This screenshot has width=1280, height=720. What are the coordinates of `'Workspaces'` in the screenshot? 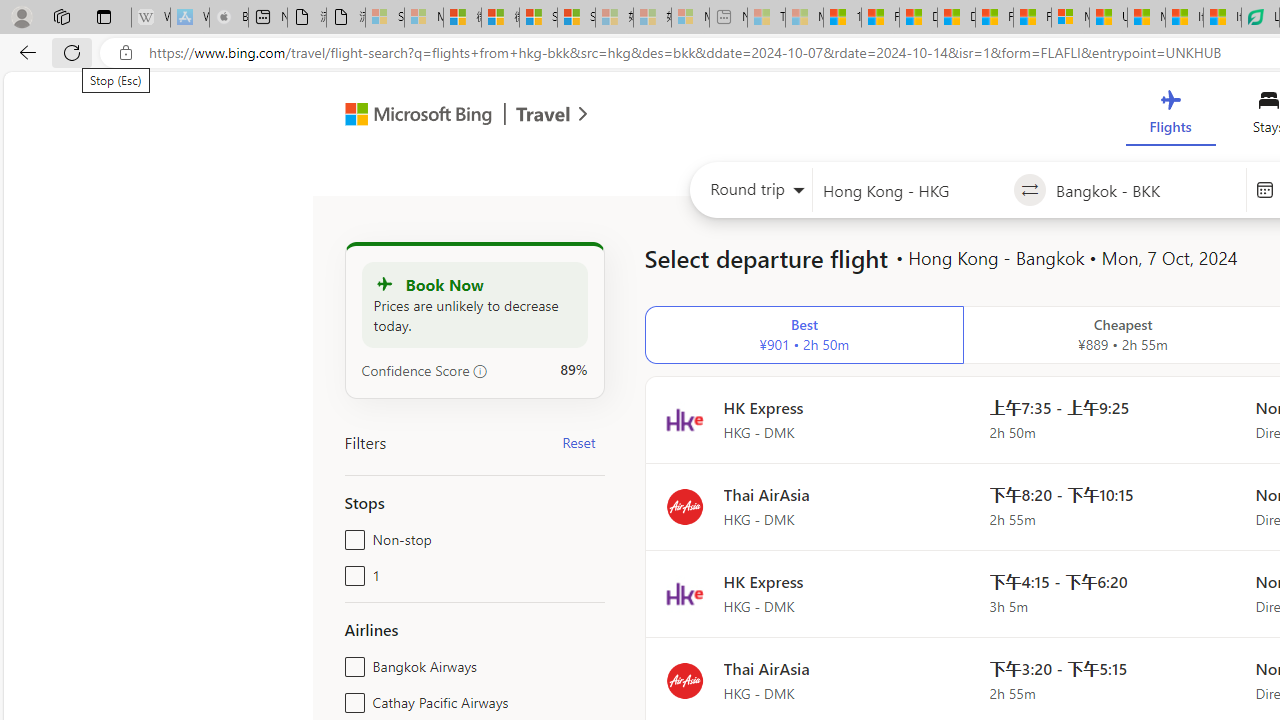 It's located at (61, 16).